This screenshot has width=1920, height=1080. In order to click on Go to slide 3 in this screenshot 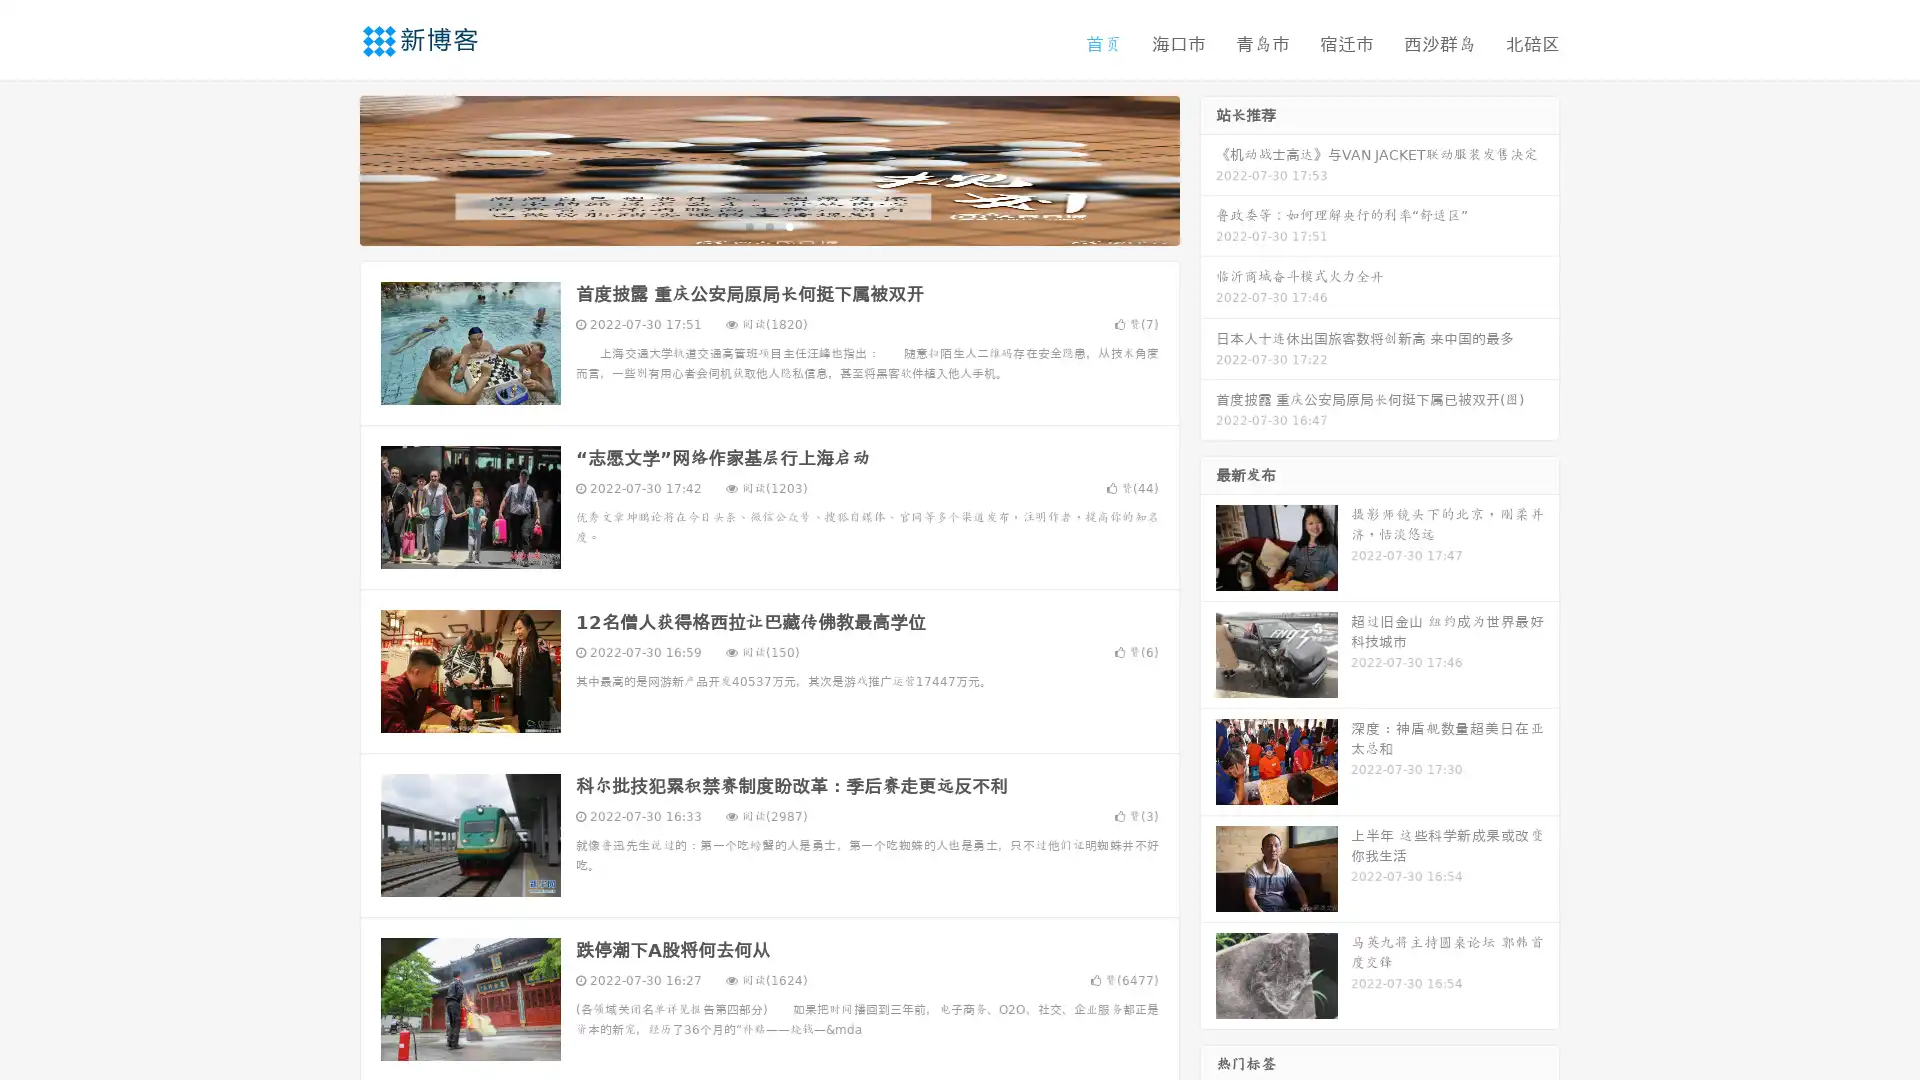, I will do `click(789, 225)`.